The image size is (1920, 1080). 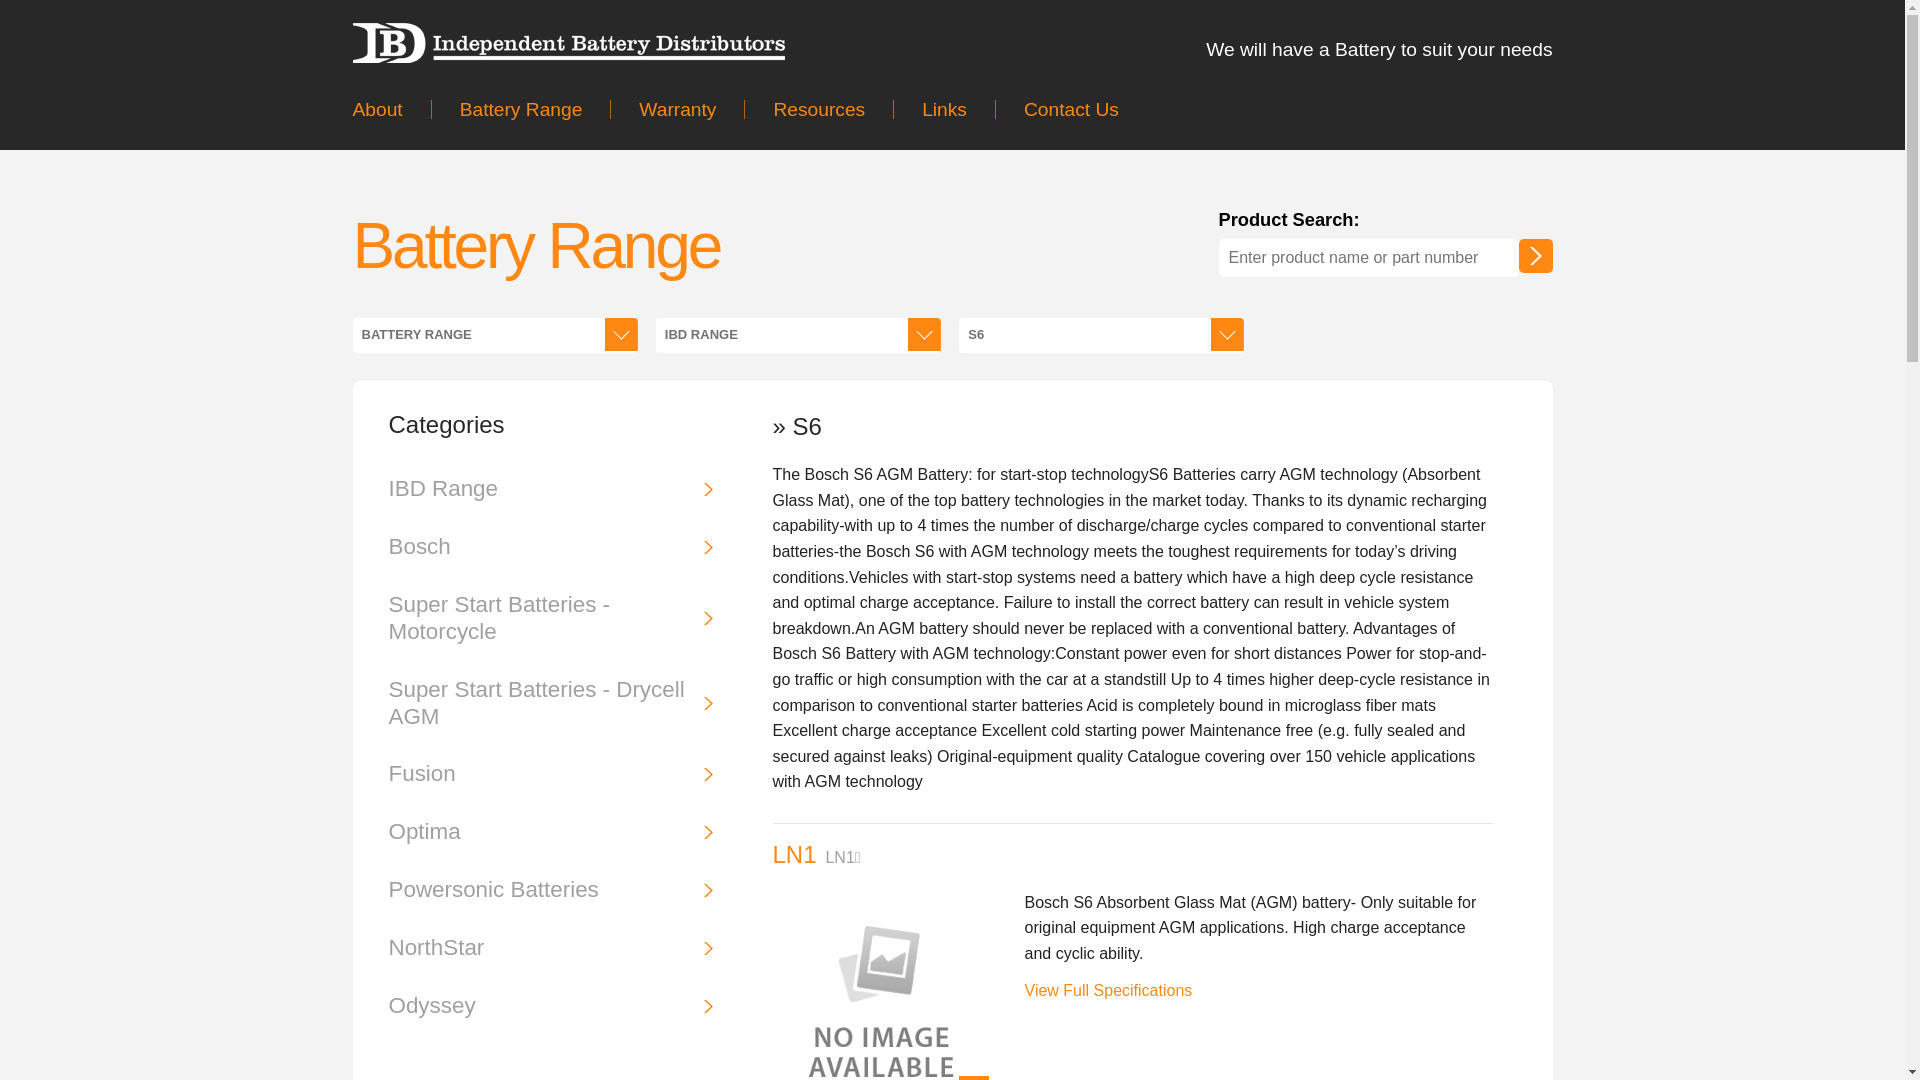 What do you see at coordinates (550, 889) in the screenshot?
I see `'Powersonic Batteries'` at bounding box center [550, 889].